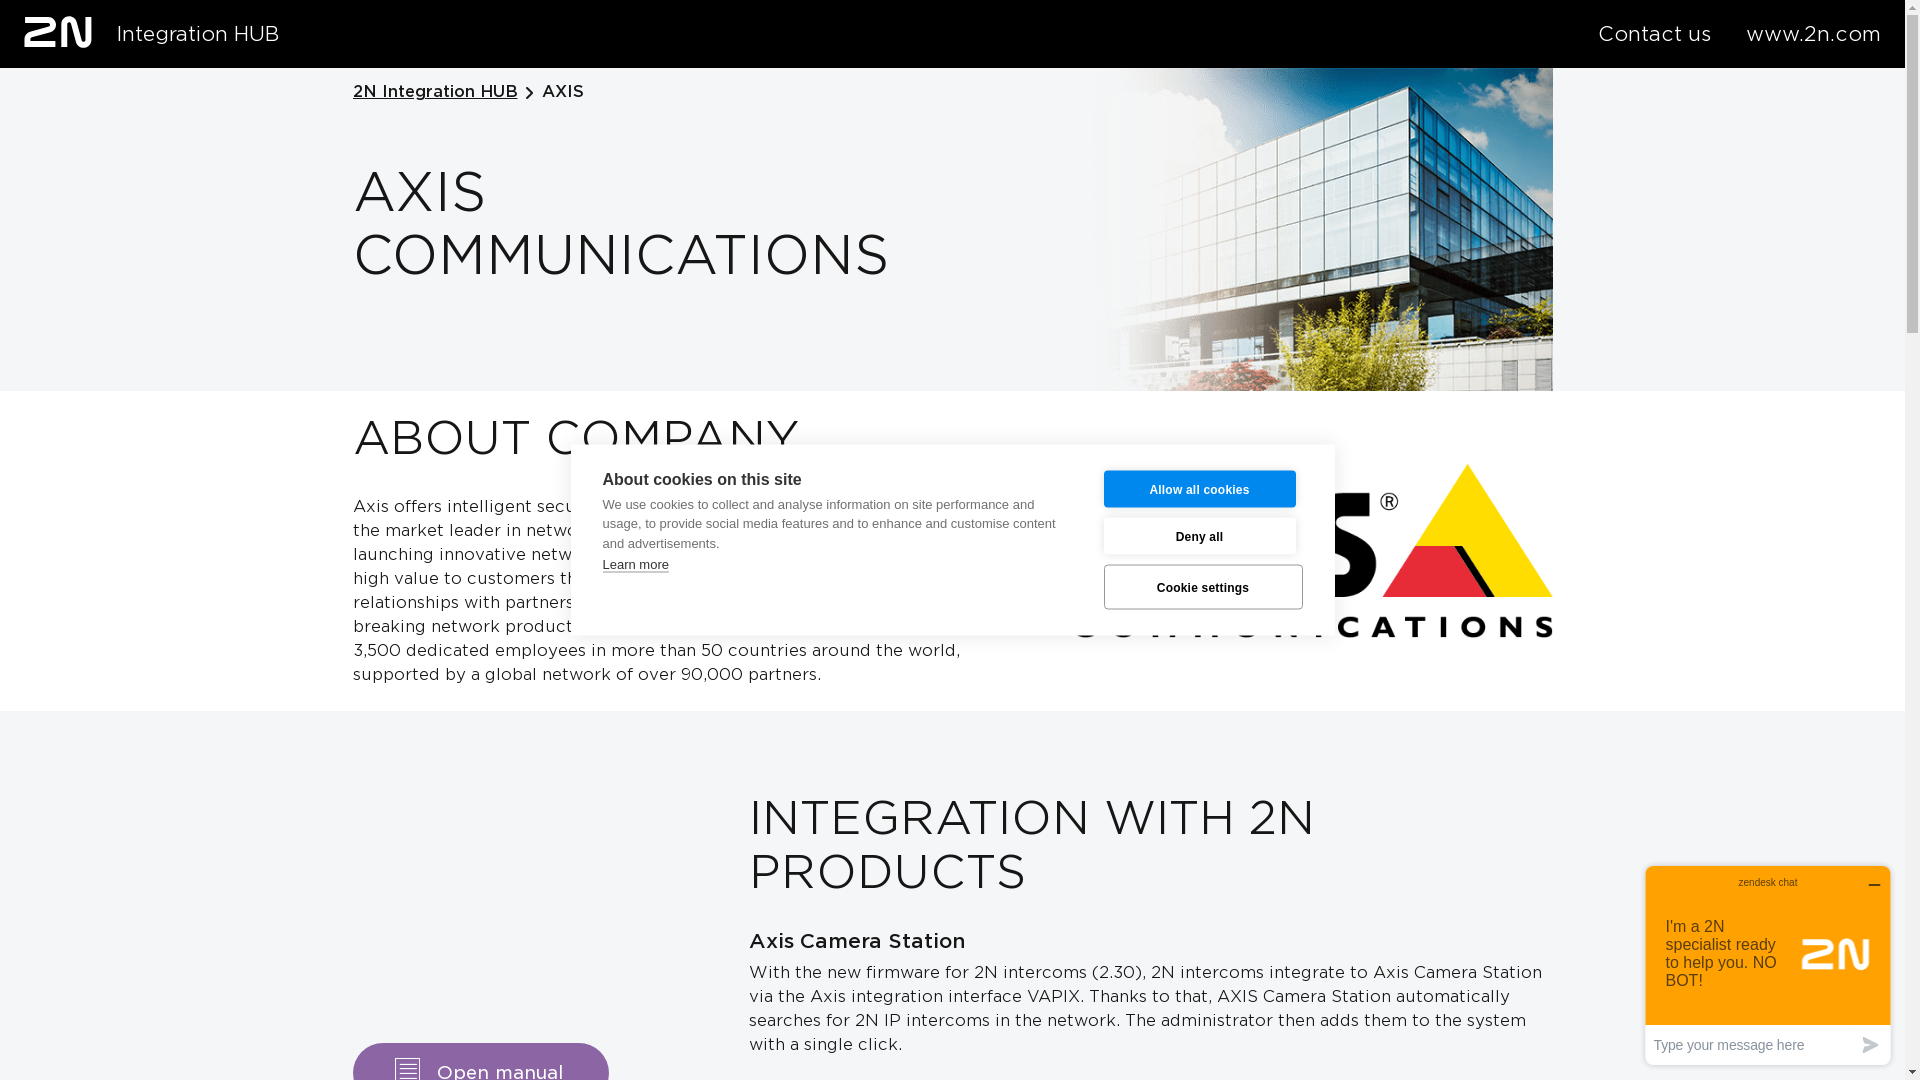 The image size is (1920, 1080). I want to click on 'Learn more', so click(633, 563).